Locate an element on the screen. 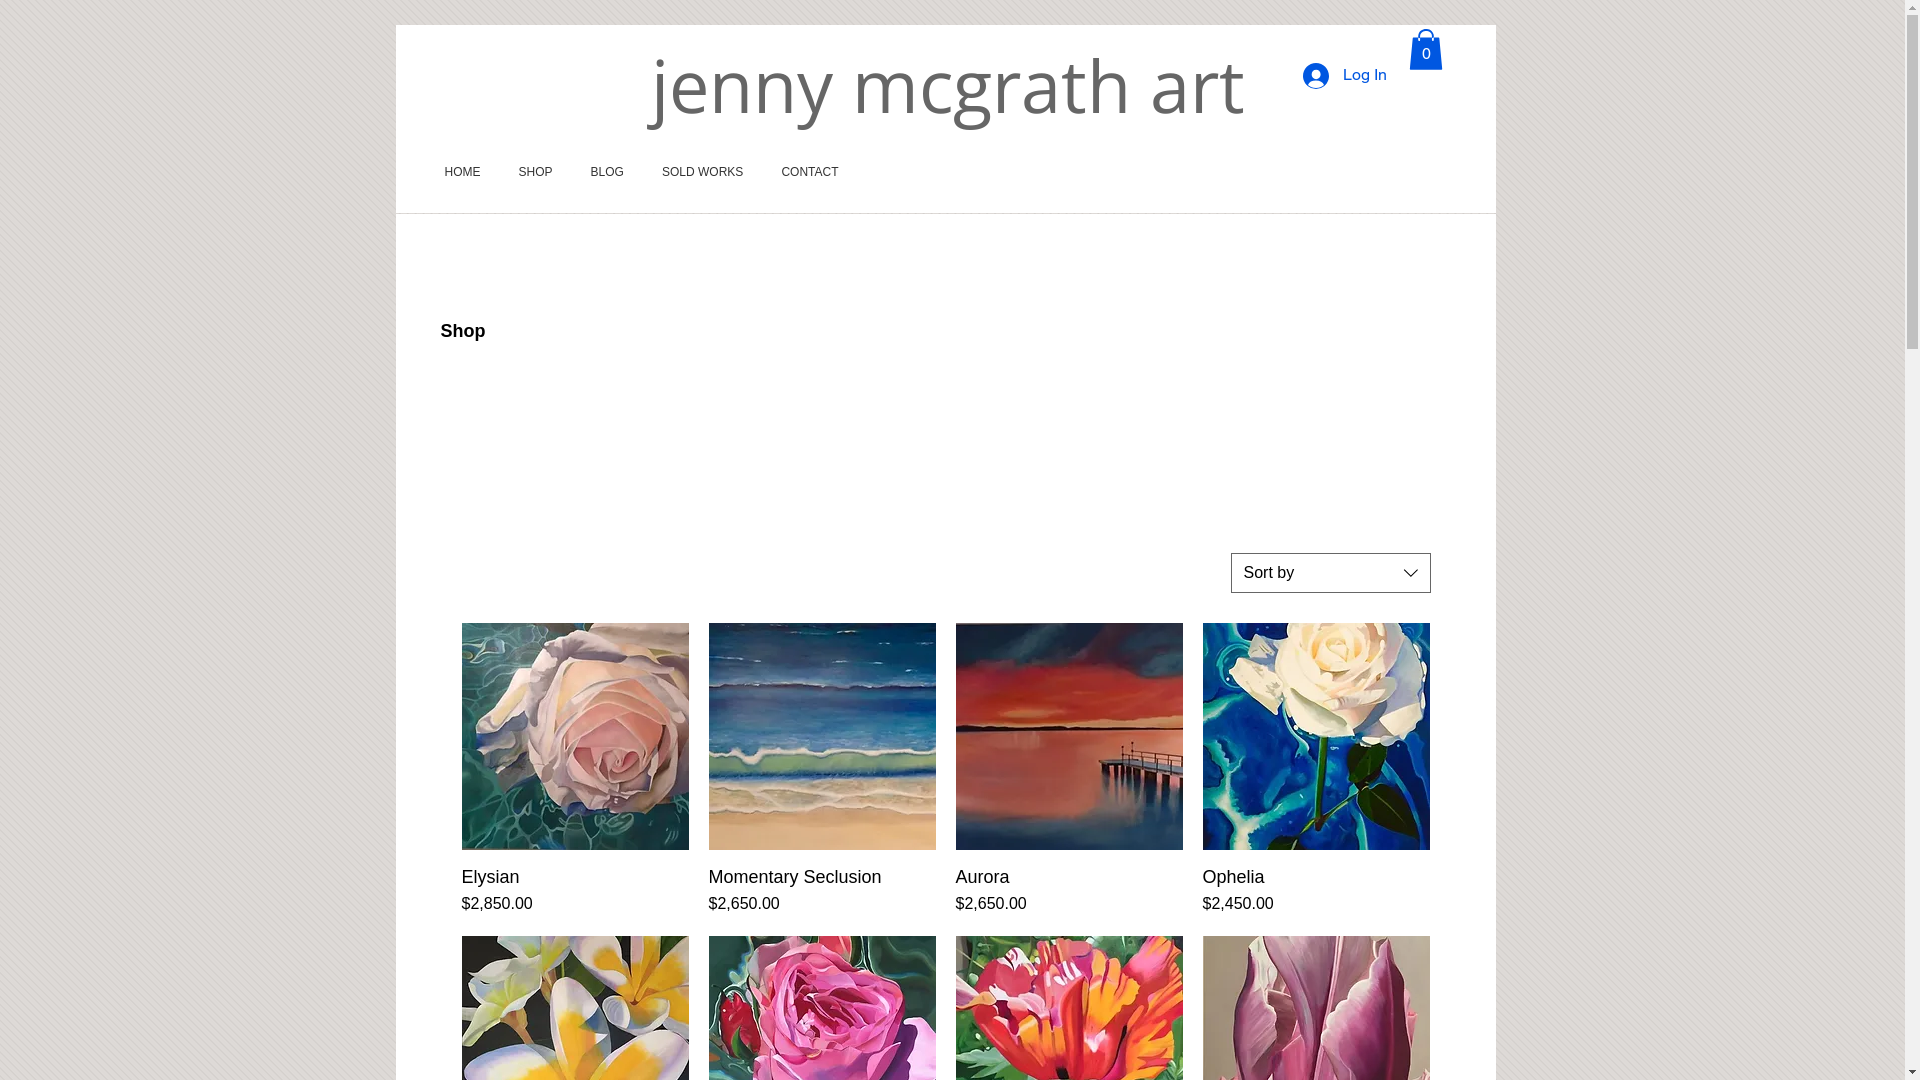  'SHOP' is located at coordinates (536, 171).